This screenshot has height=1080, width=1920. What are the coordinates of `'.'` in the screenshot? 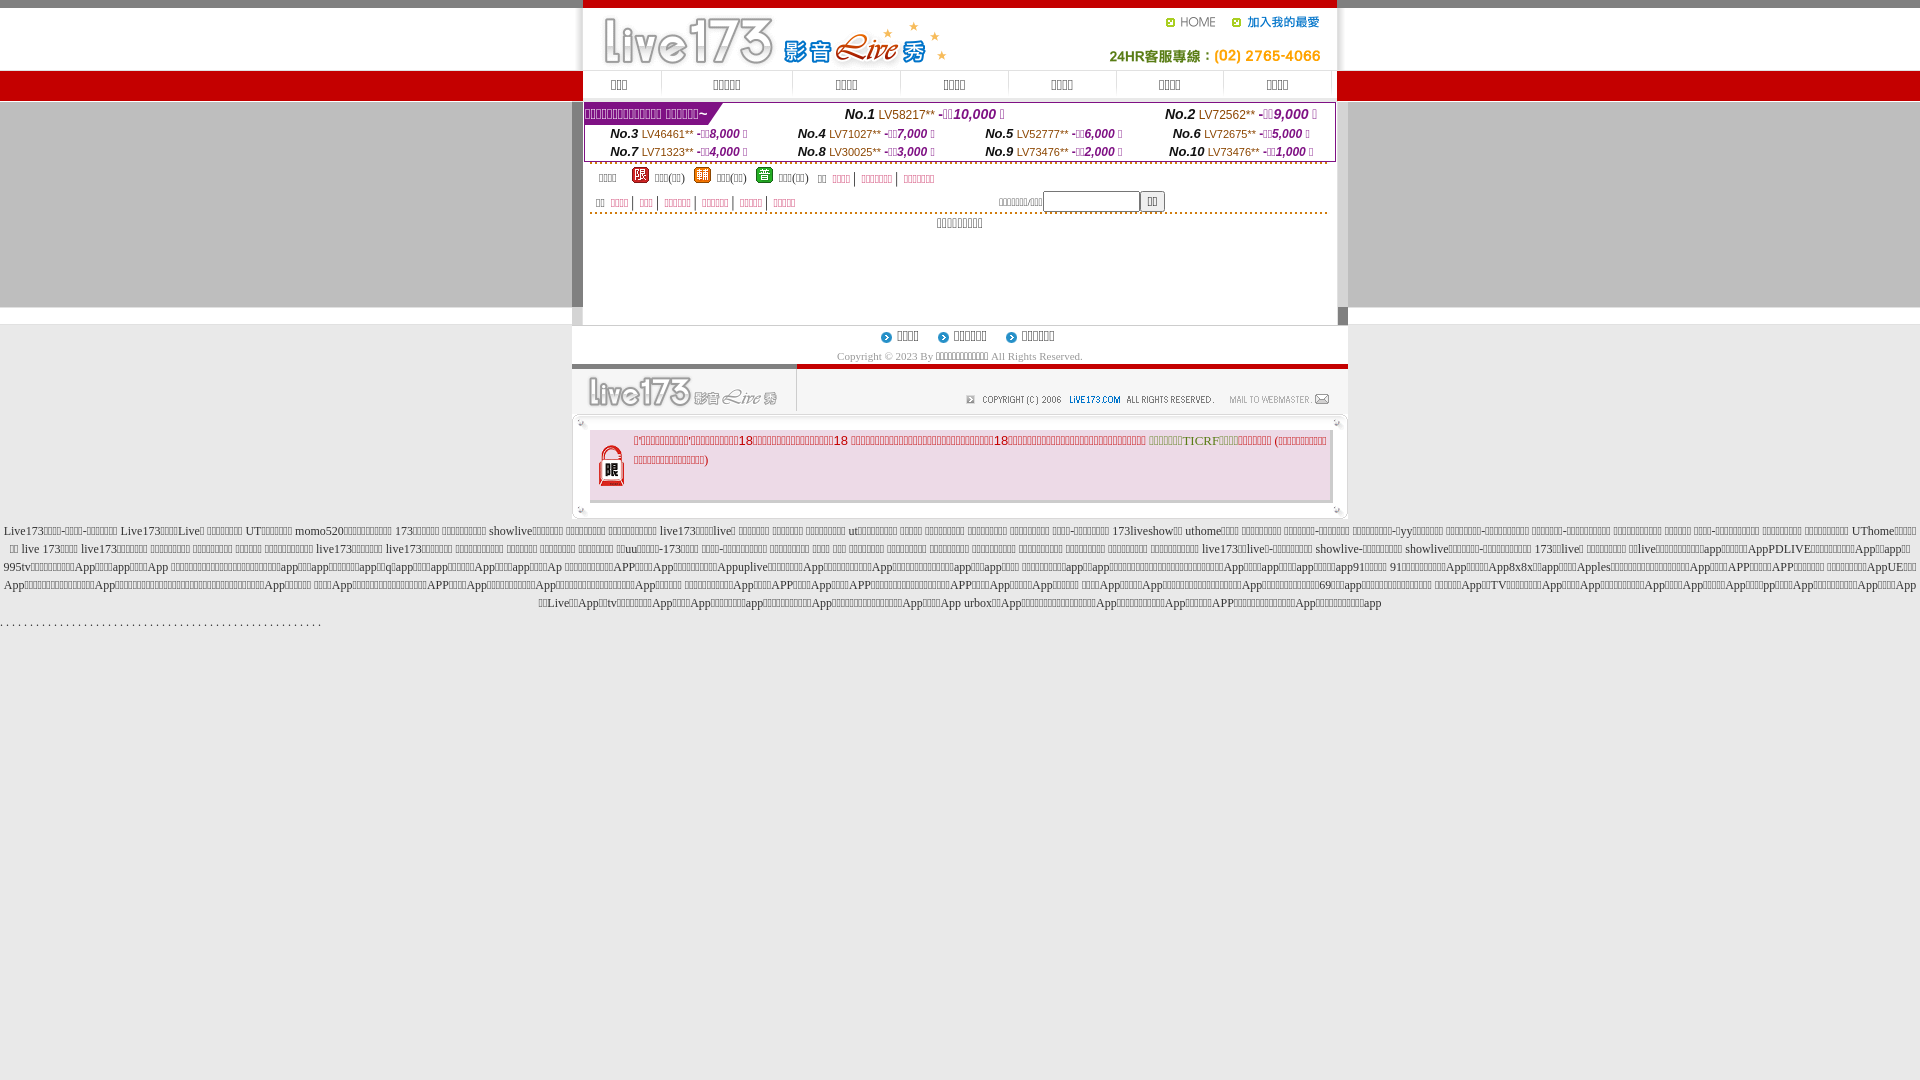 It's located at (96, 620).